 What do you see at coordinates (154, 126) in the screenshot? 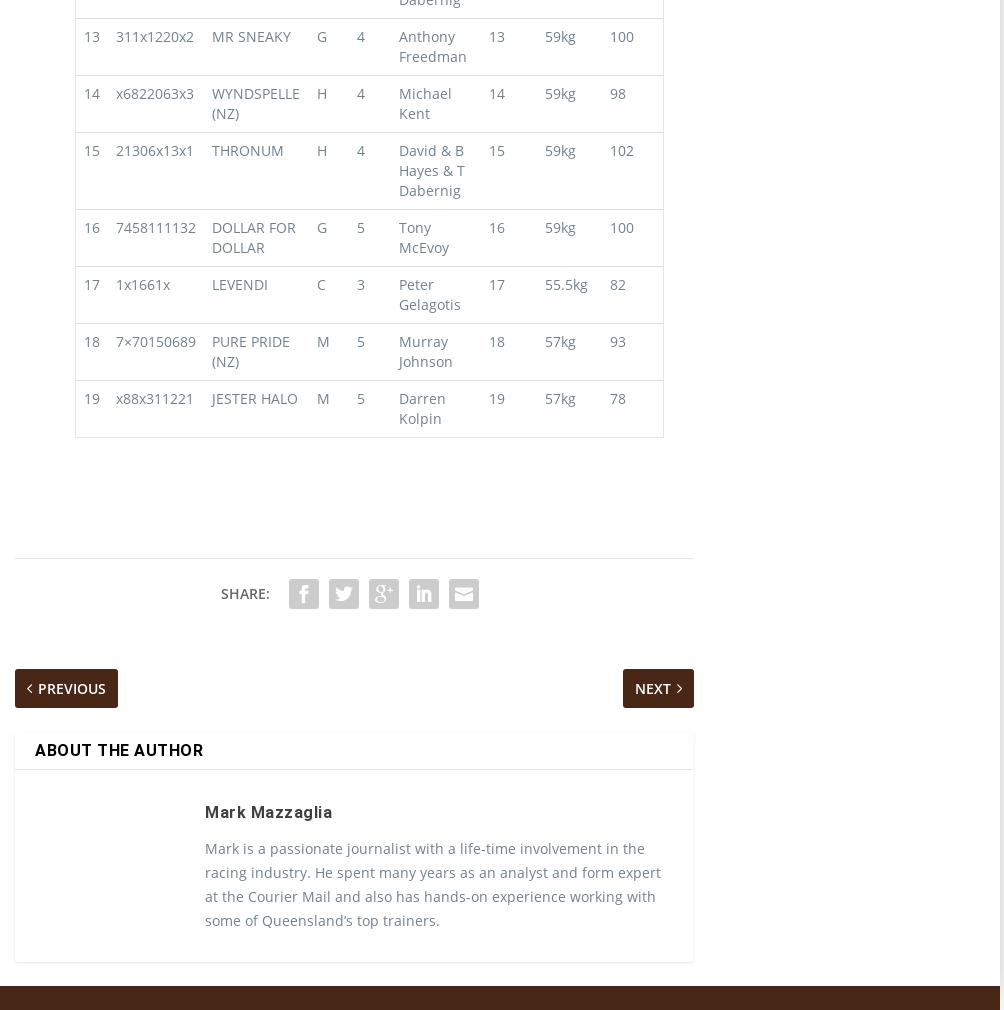
I see `'x6822063x3'` at bounding box center [154, 126].